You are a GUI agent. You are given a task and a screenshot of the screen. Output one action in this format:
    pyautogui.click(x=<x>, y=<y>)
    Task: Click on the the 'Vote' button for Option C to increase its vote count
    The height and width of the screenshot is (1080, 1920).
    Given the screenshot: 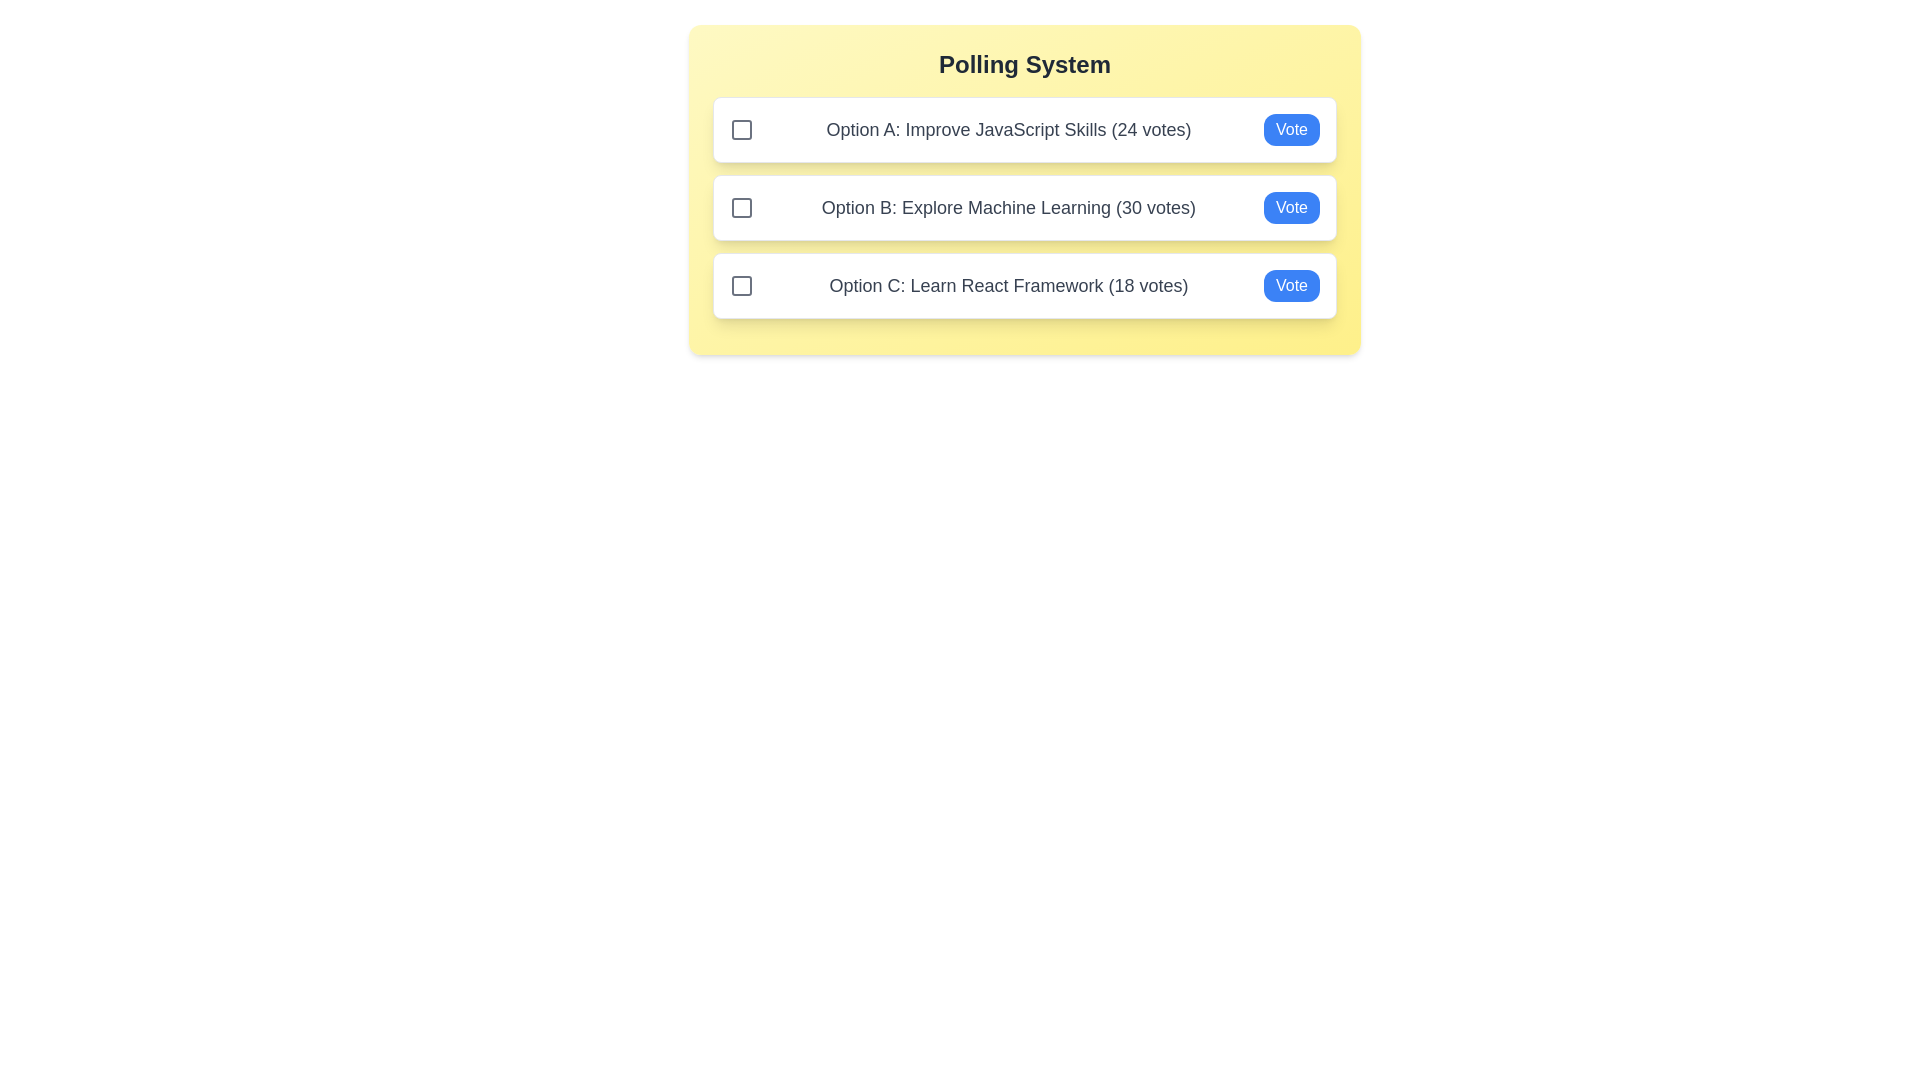 What is the action you would take?
    pyautogui.click(x=1291, y=285)
    